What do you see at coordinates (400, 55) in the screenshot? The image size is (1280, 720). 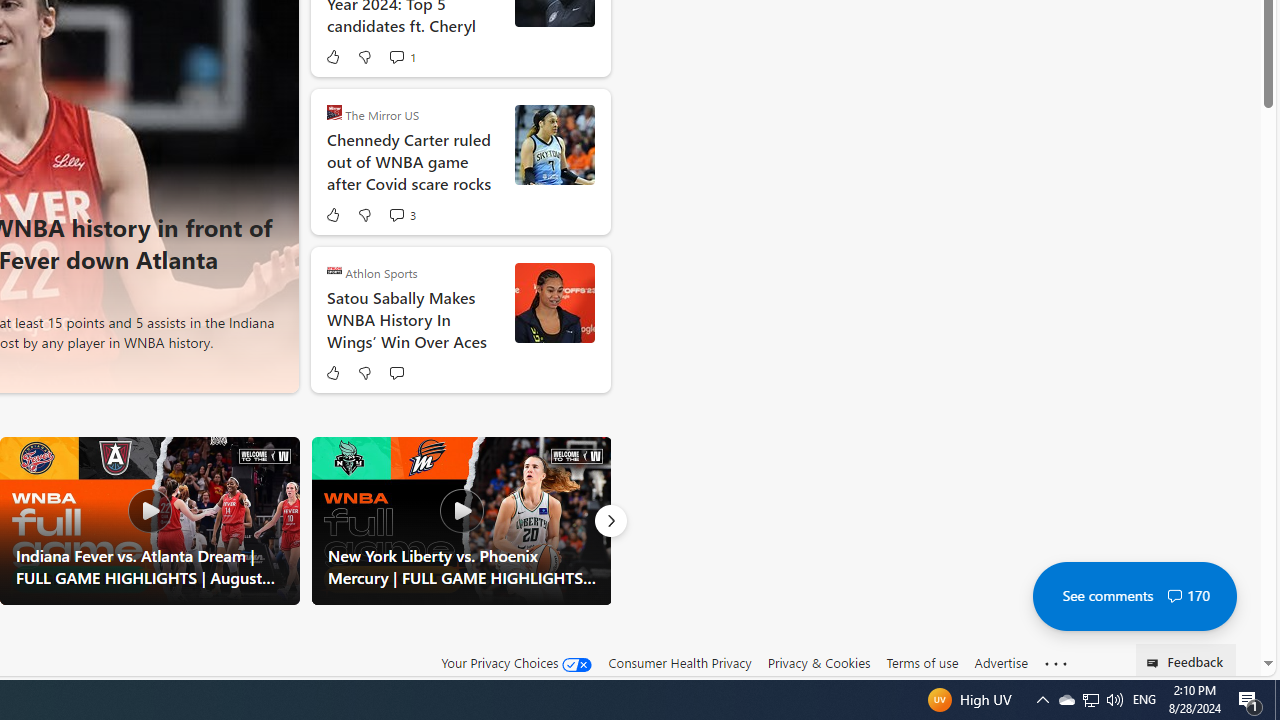 I see `'View comments 1 Comment'` at bounding box center [400, 55].